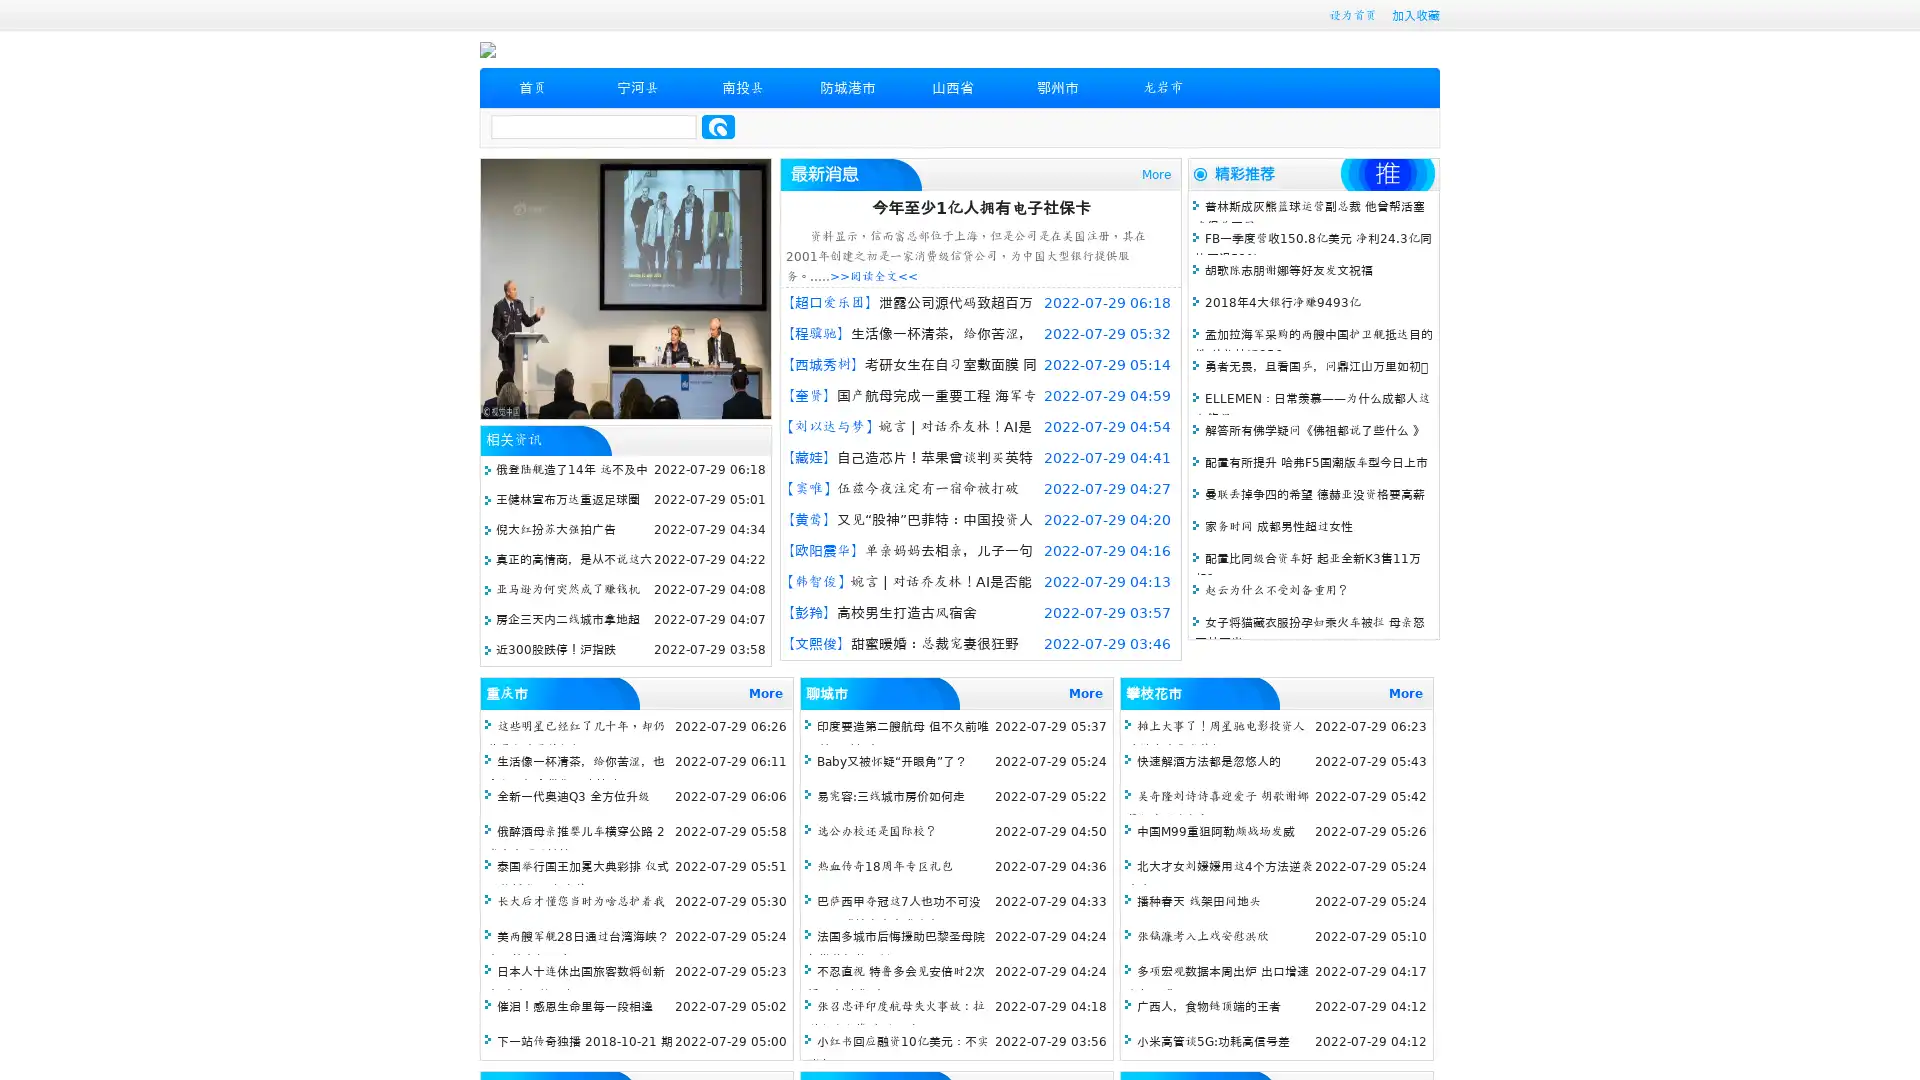 The image size is (1920, 1080). What do you see at coordinates (718, 127) in the screenshot?
I see `Search` at bounding box center [718, 127].